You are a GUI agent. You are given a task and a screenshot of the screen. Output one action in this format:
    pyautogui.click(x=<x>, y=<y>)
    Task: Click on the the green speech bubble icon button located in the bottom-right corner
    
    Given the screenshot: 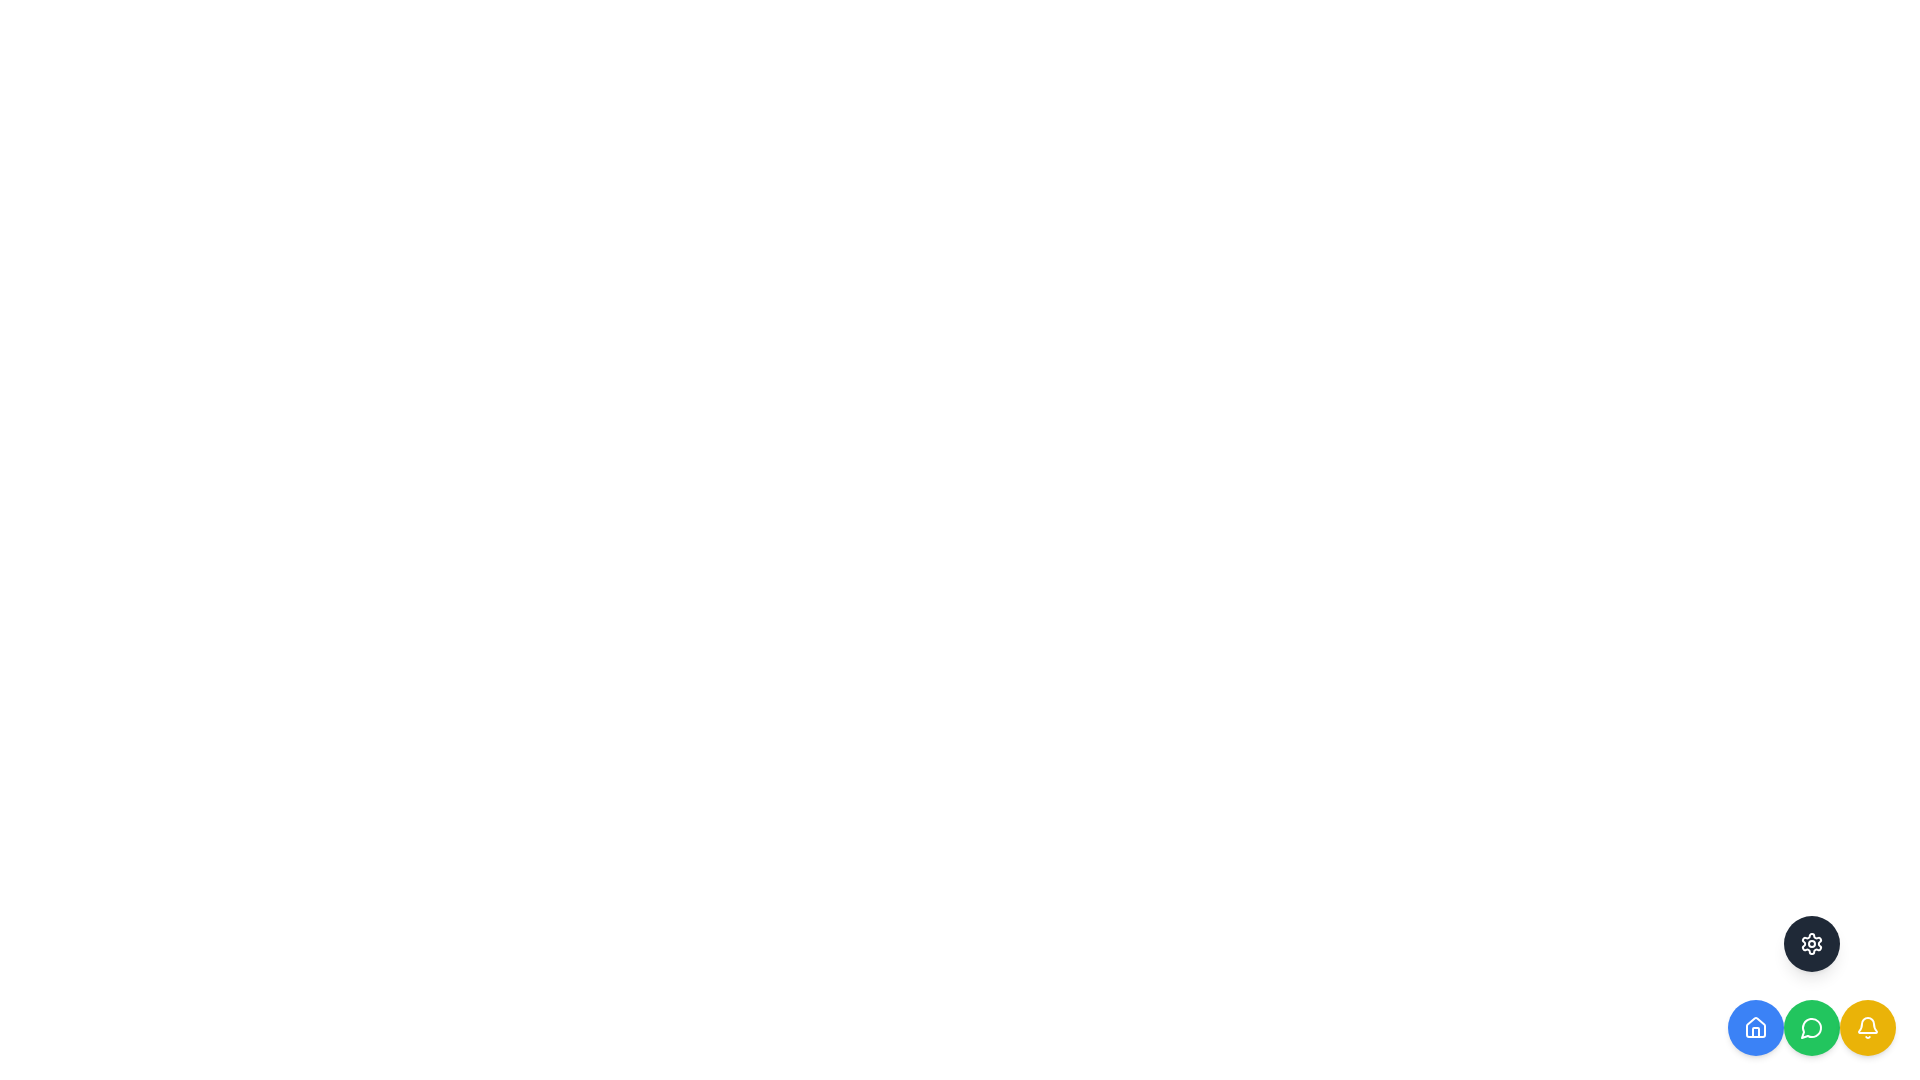 What is the action you would take?
    pyautogui.click(x=1811, y=1028)
    